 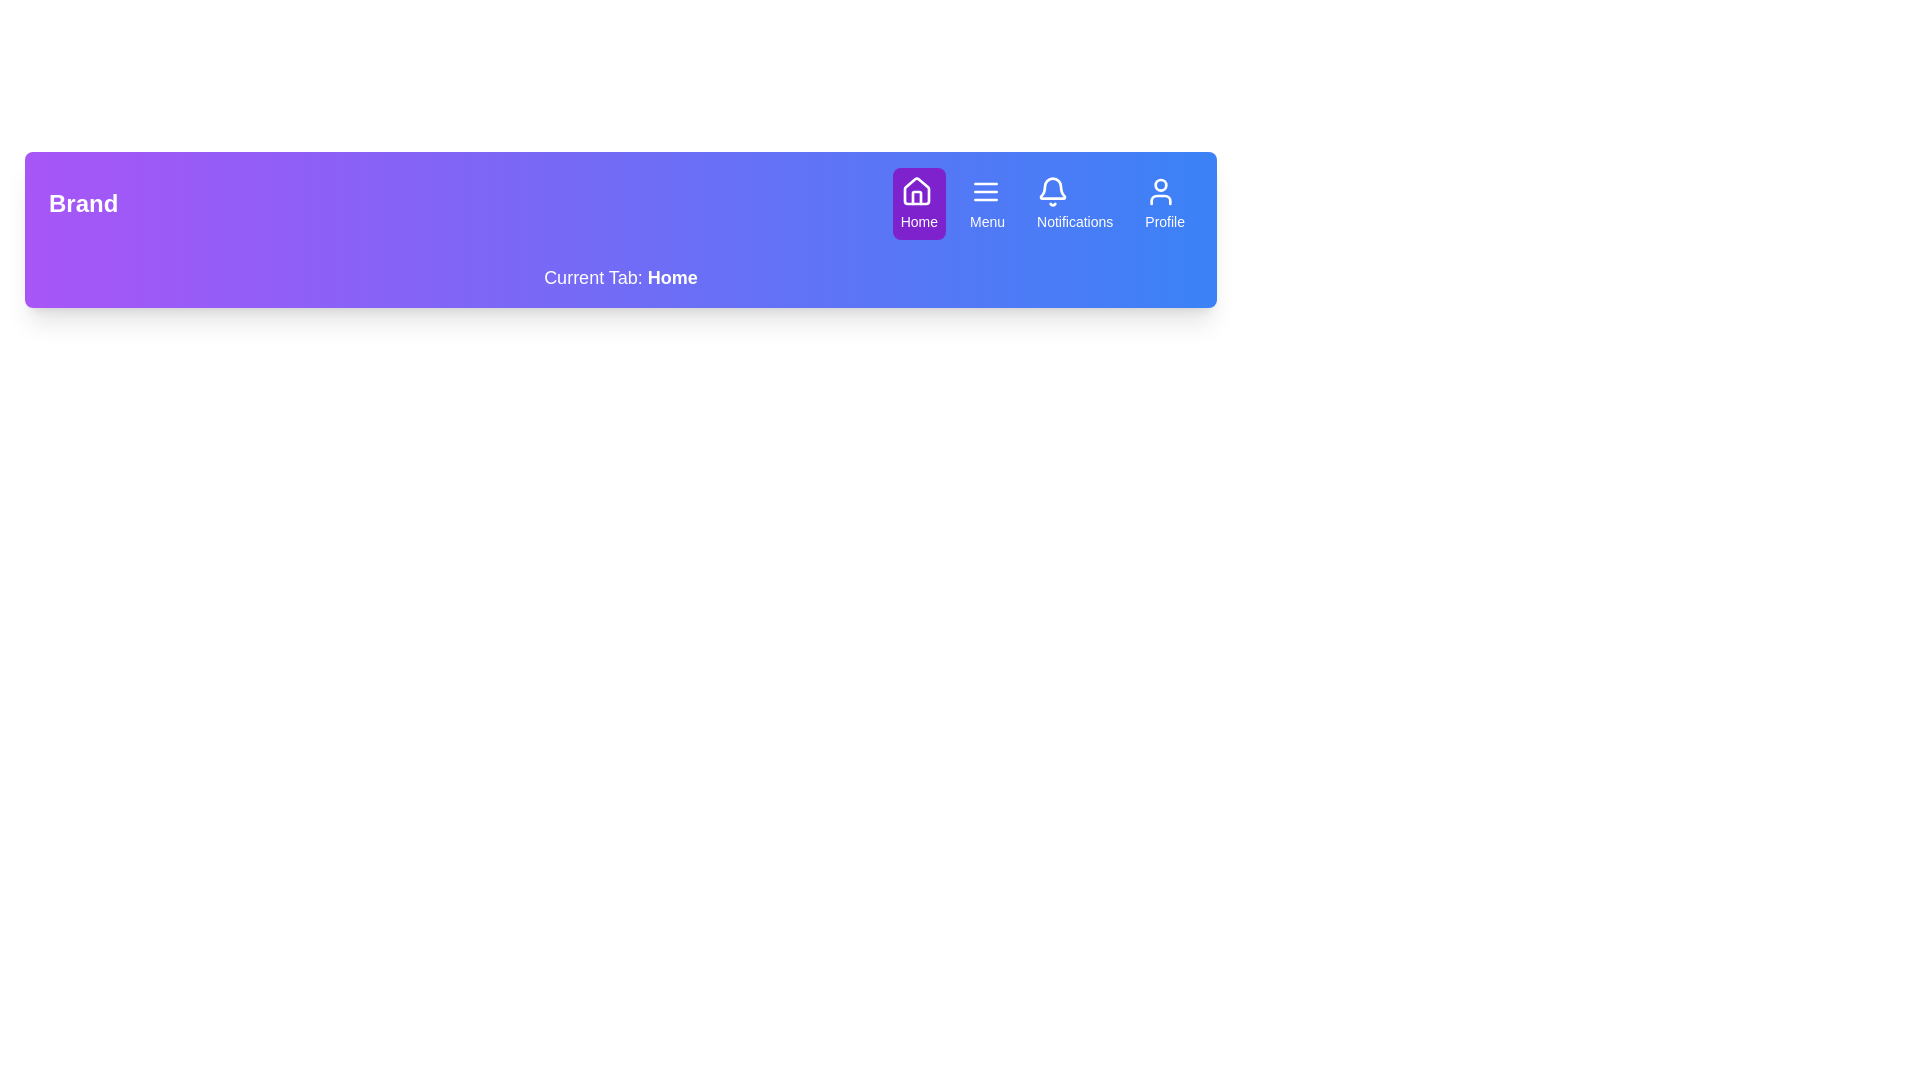 What do you see at coordinates (82, 204) in the screenshot?
I see `the static text label displaying 'Brand' in bold, large font on a purple background, located on the far left of the navigation bar` at bounding box center [82, 204].